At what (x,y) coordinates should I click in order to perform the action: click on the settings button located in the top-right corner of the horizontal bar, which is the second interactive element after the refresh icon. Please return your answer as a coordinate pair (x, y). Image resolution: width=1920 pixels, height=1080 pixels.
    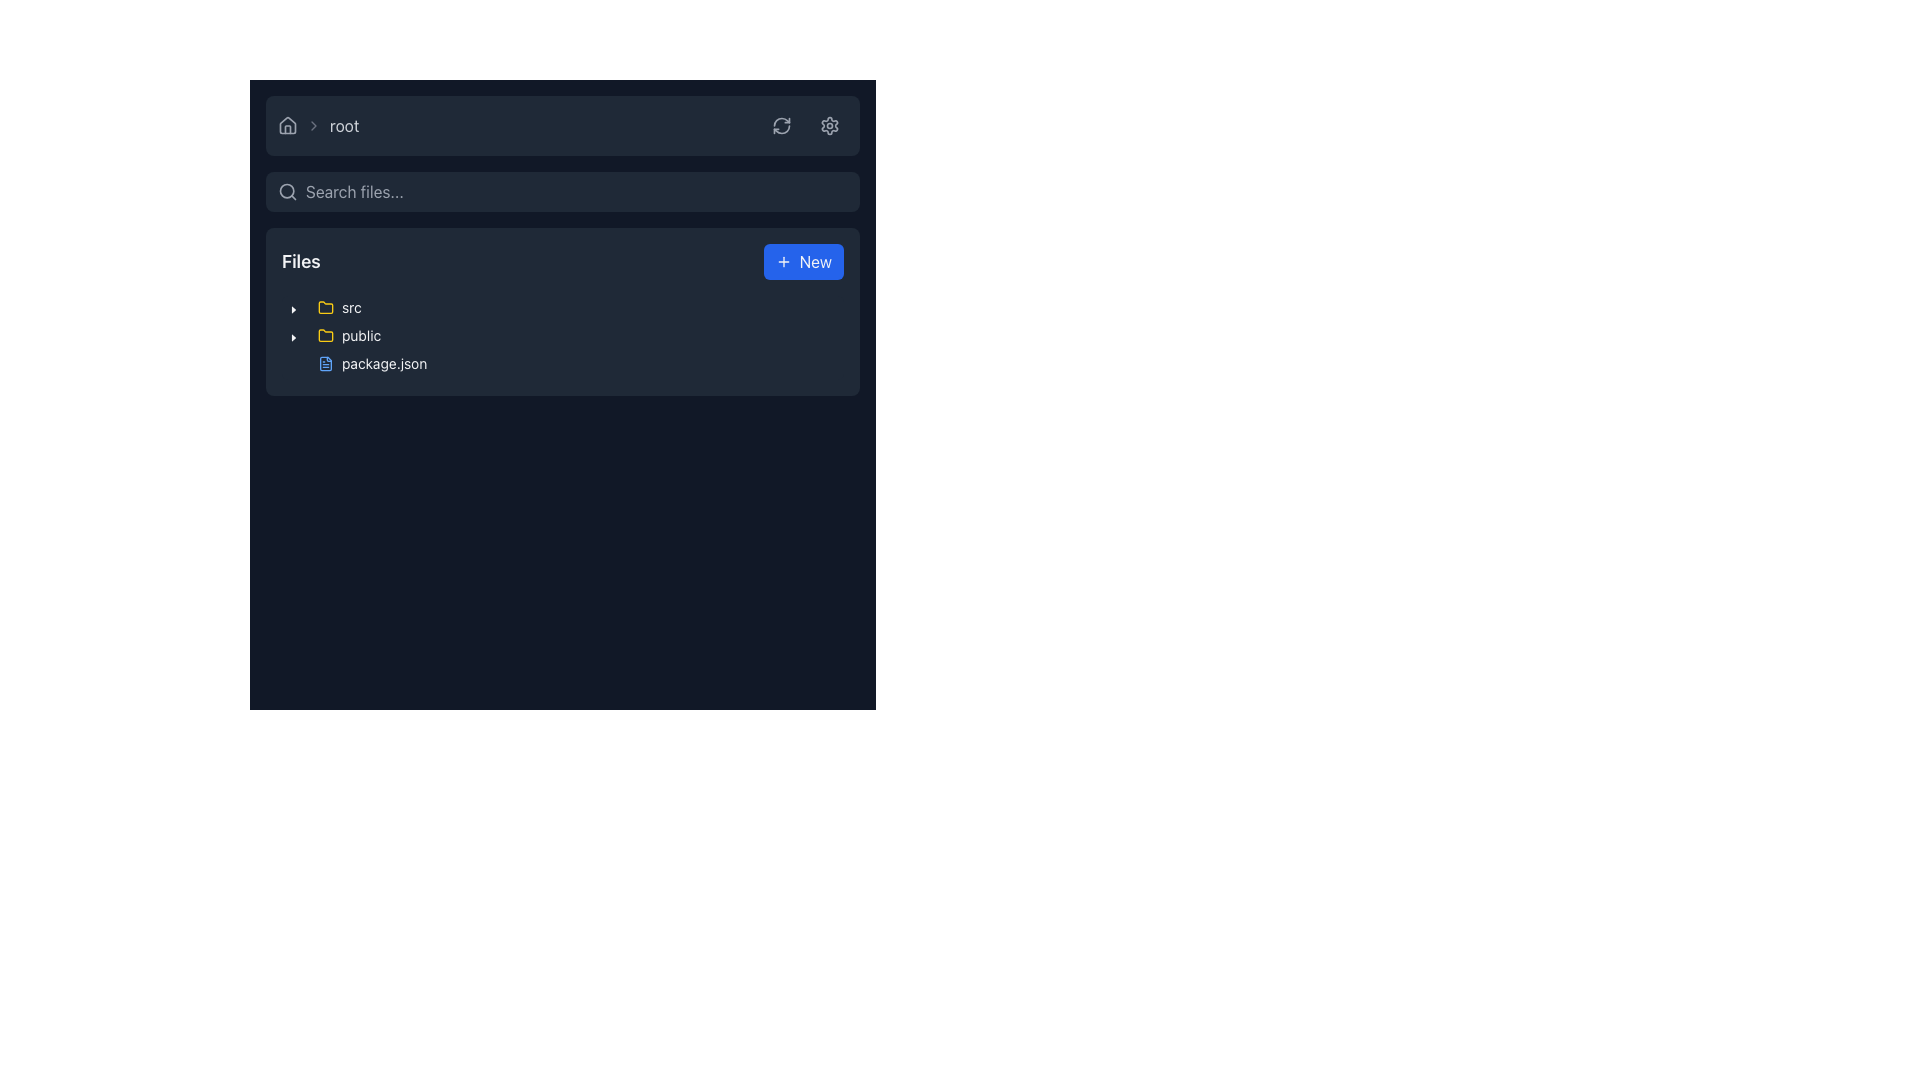
    Looking at the image, I should click on (830, 126).